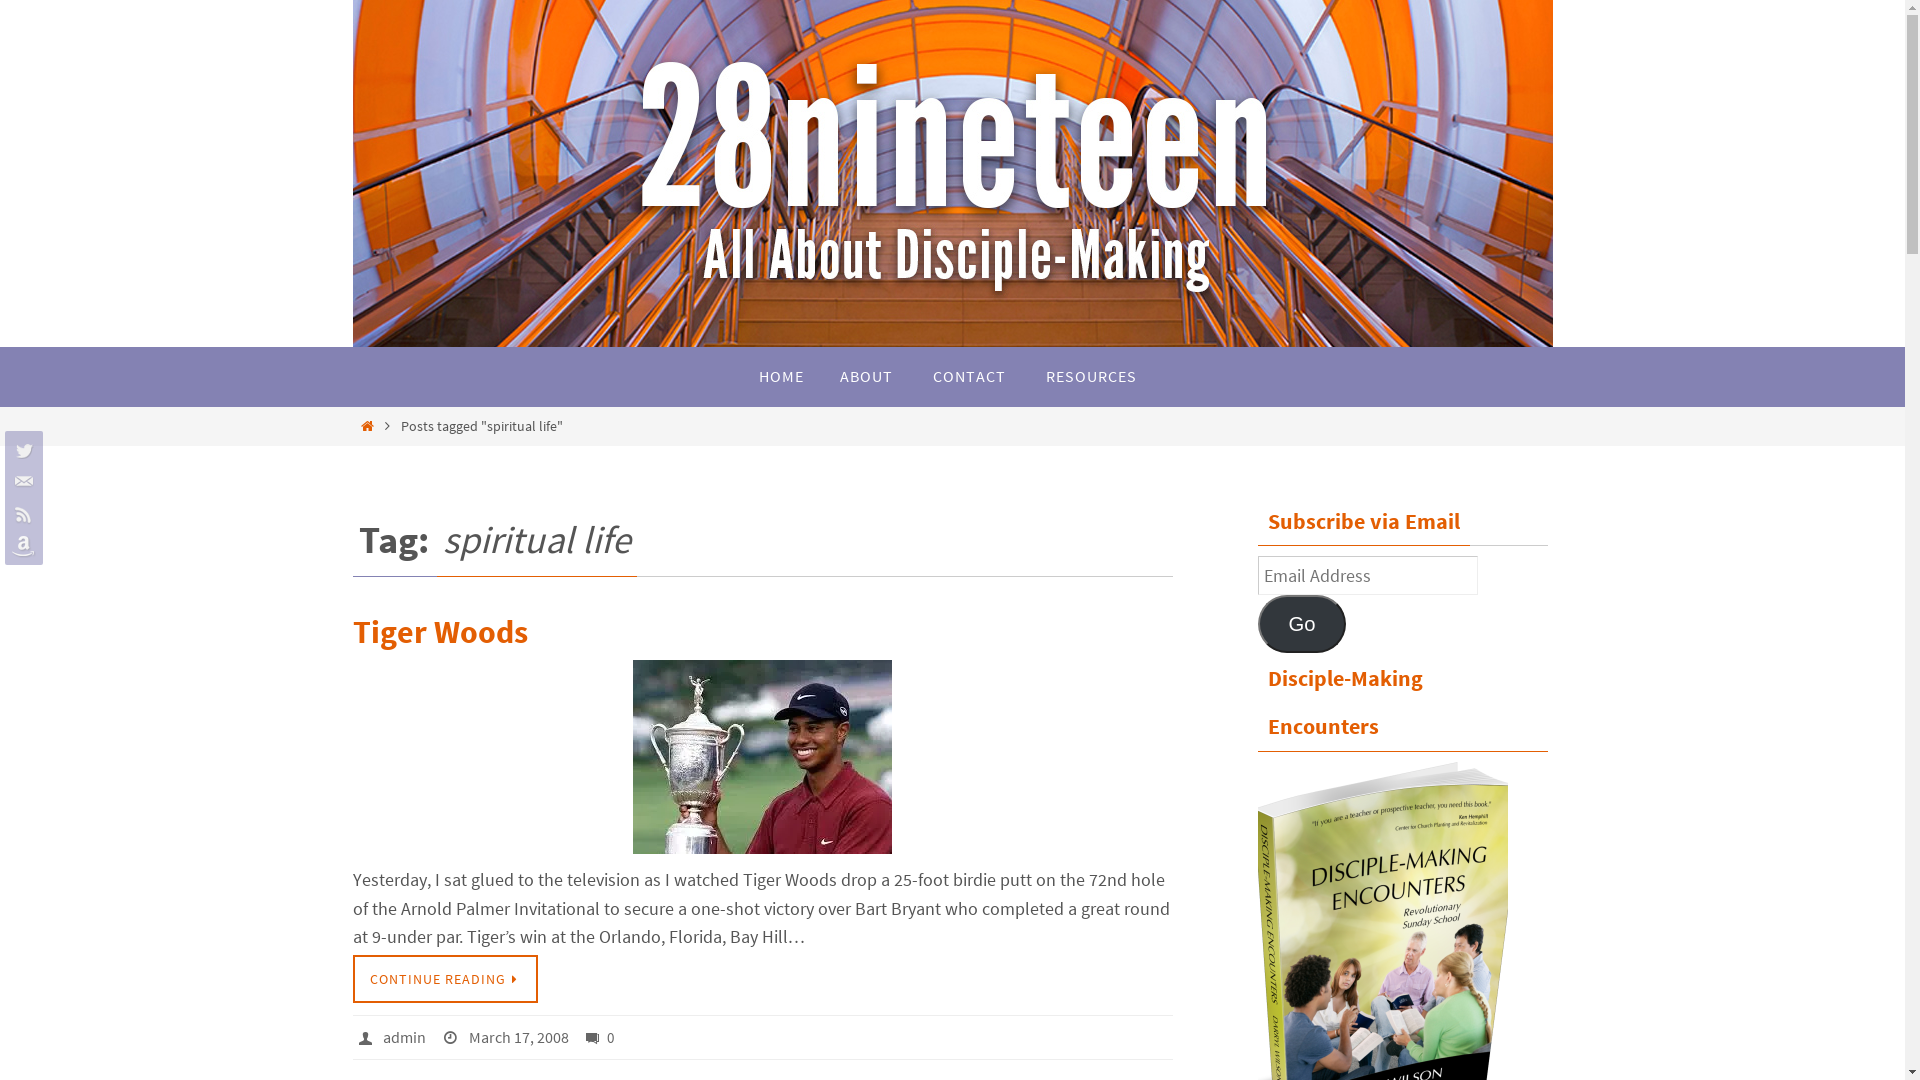 The height and width of the screenshot is (1080, 1920). What do you see at coordinates (968, 377) in the screenshot?
I see `'CONTACT'` at bounding box center [968, 377].